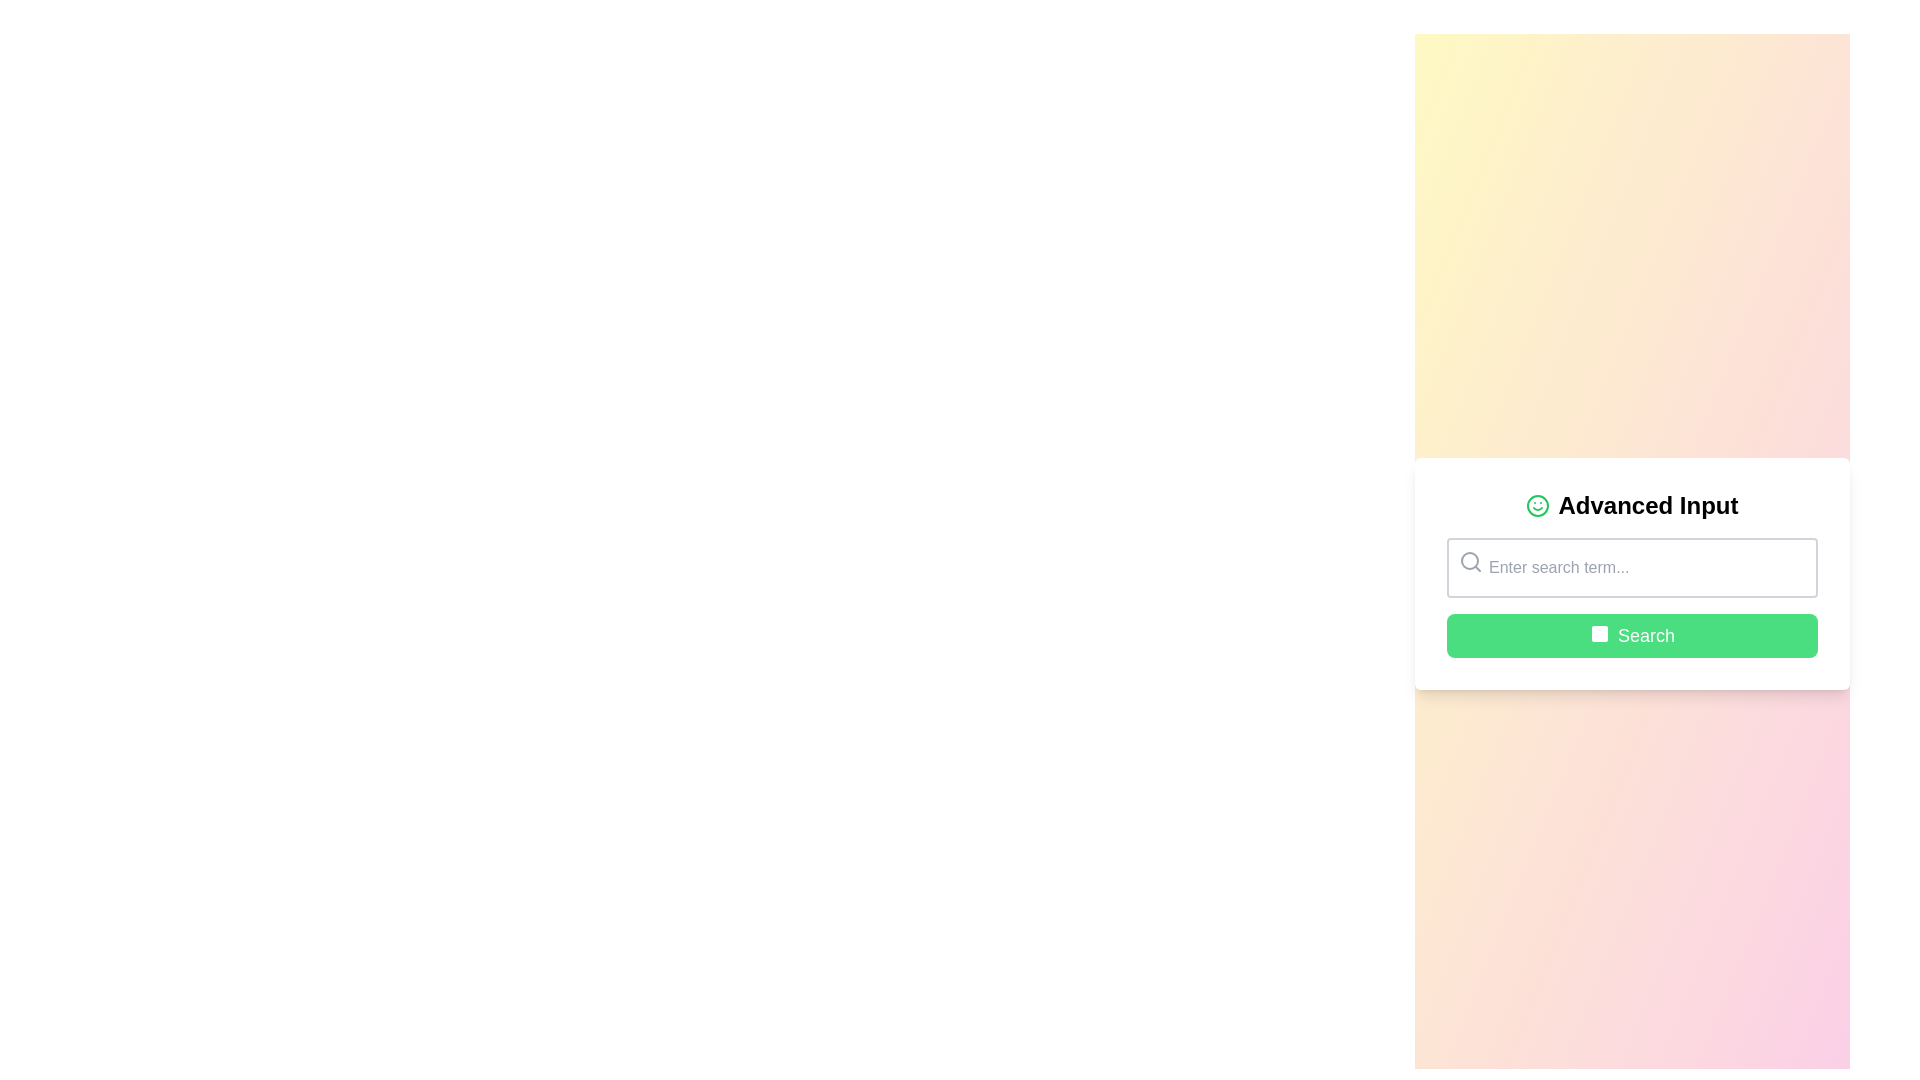 The width and height of the screenshot is (1920, 1080). Describe the element at coordinates (1537, 504) in the screenshot. I see `the decorative icon located to the left of the 'Advanced Input' text in the header content` at that location.